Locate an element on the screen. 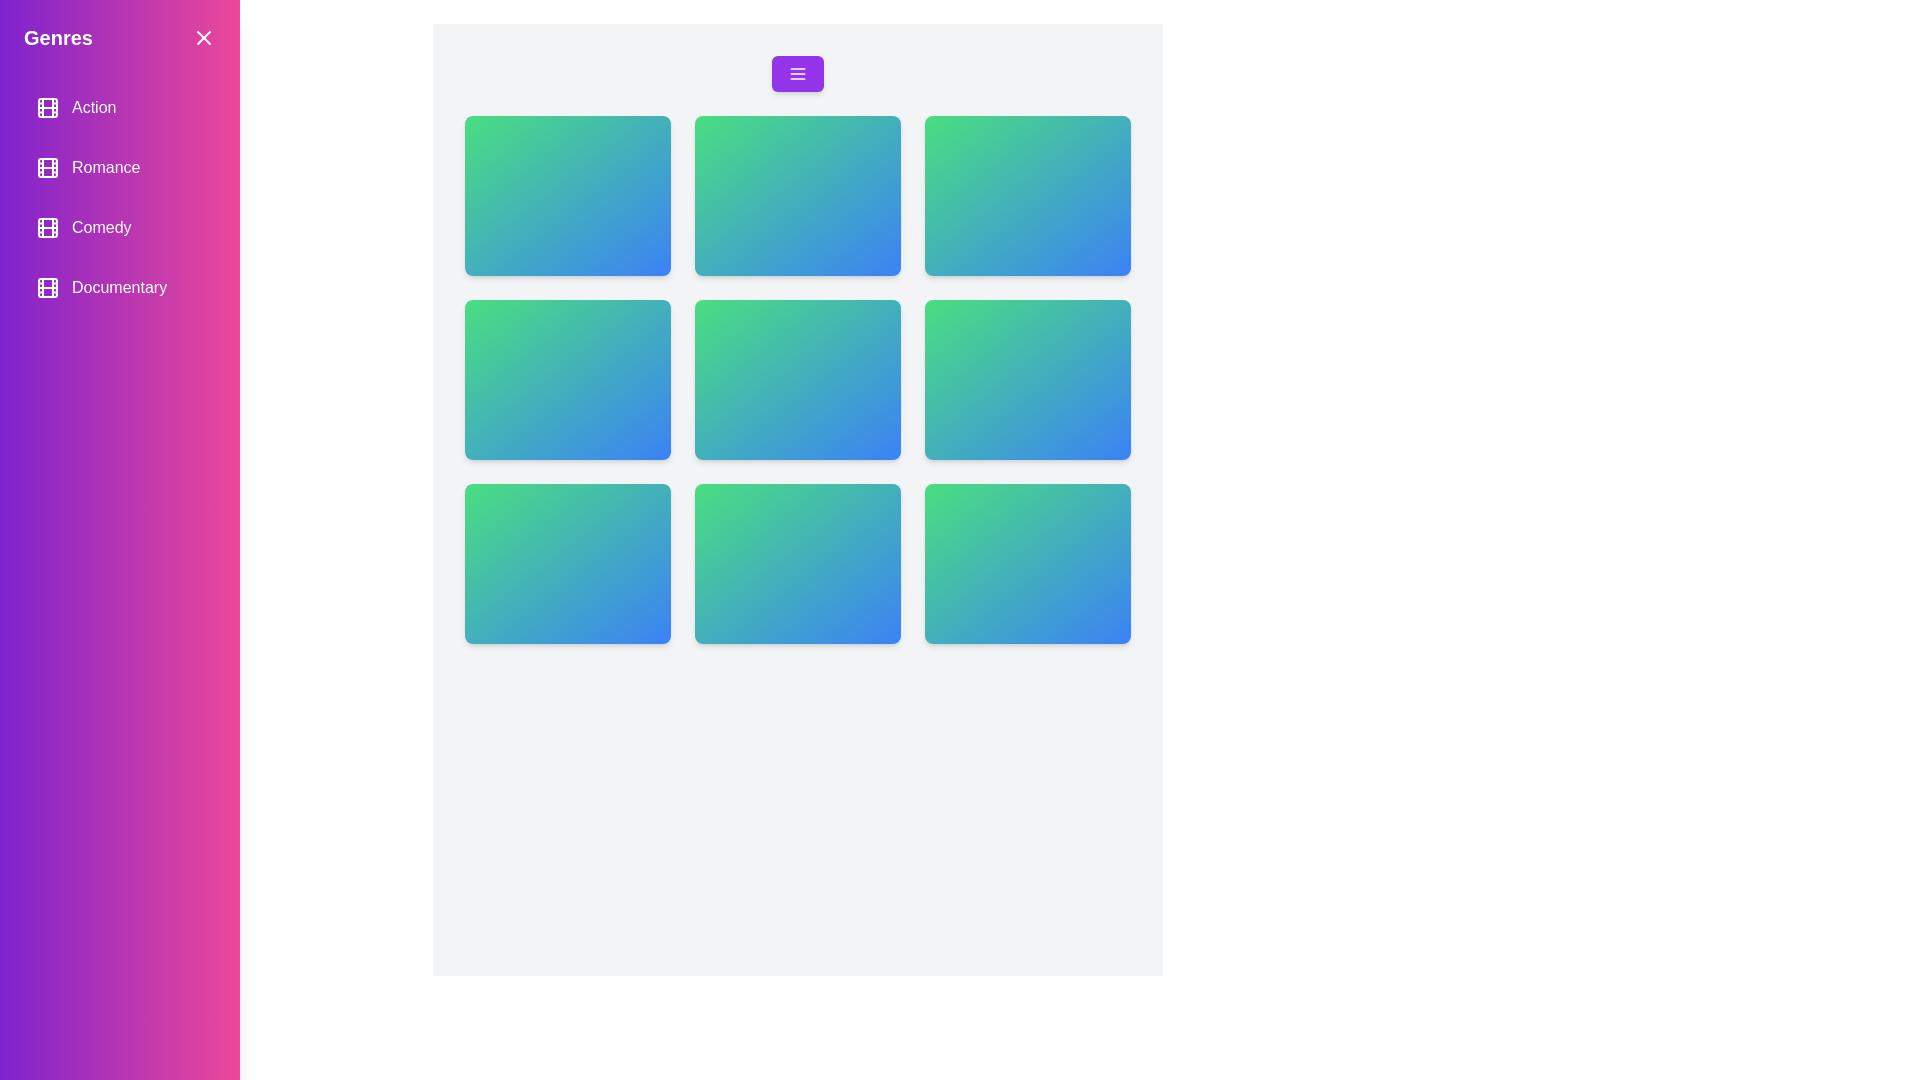 This screenshot has height=1080, width=1920. the genre item labeled Action is located at coordinates (119, 108).